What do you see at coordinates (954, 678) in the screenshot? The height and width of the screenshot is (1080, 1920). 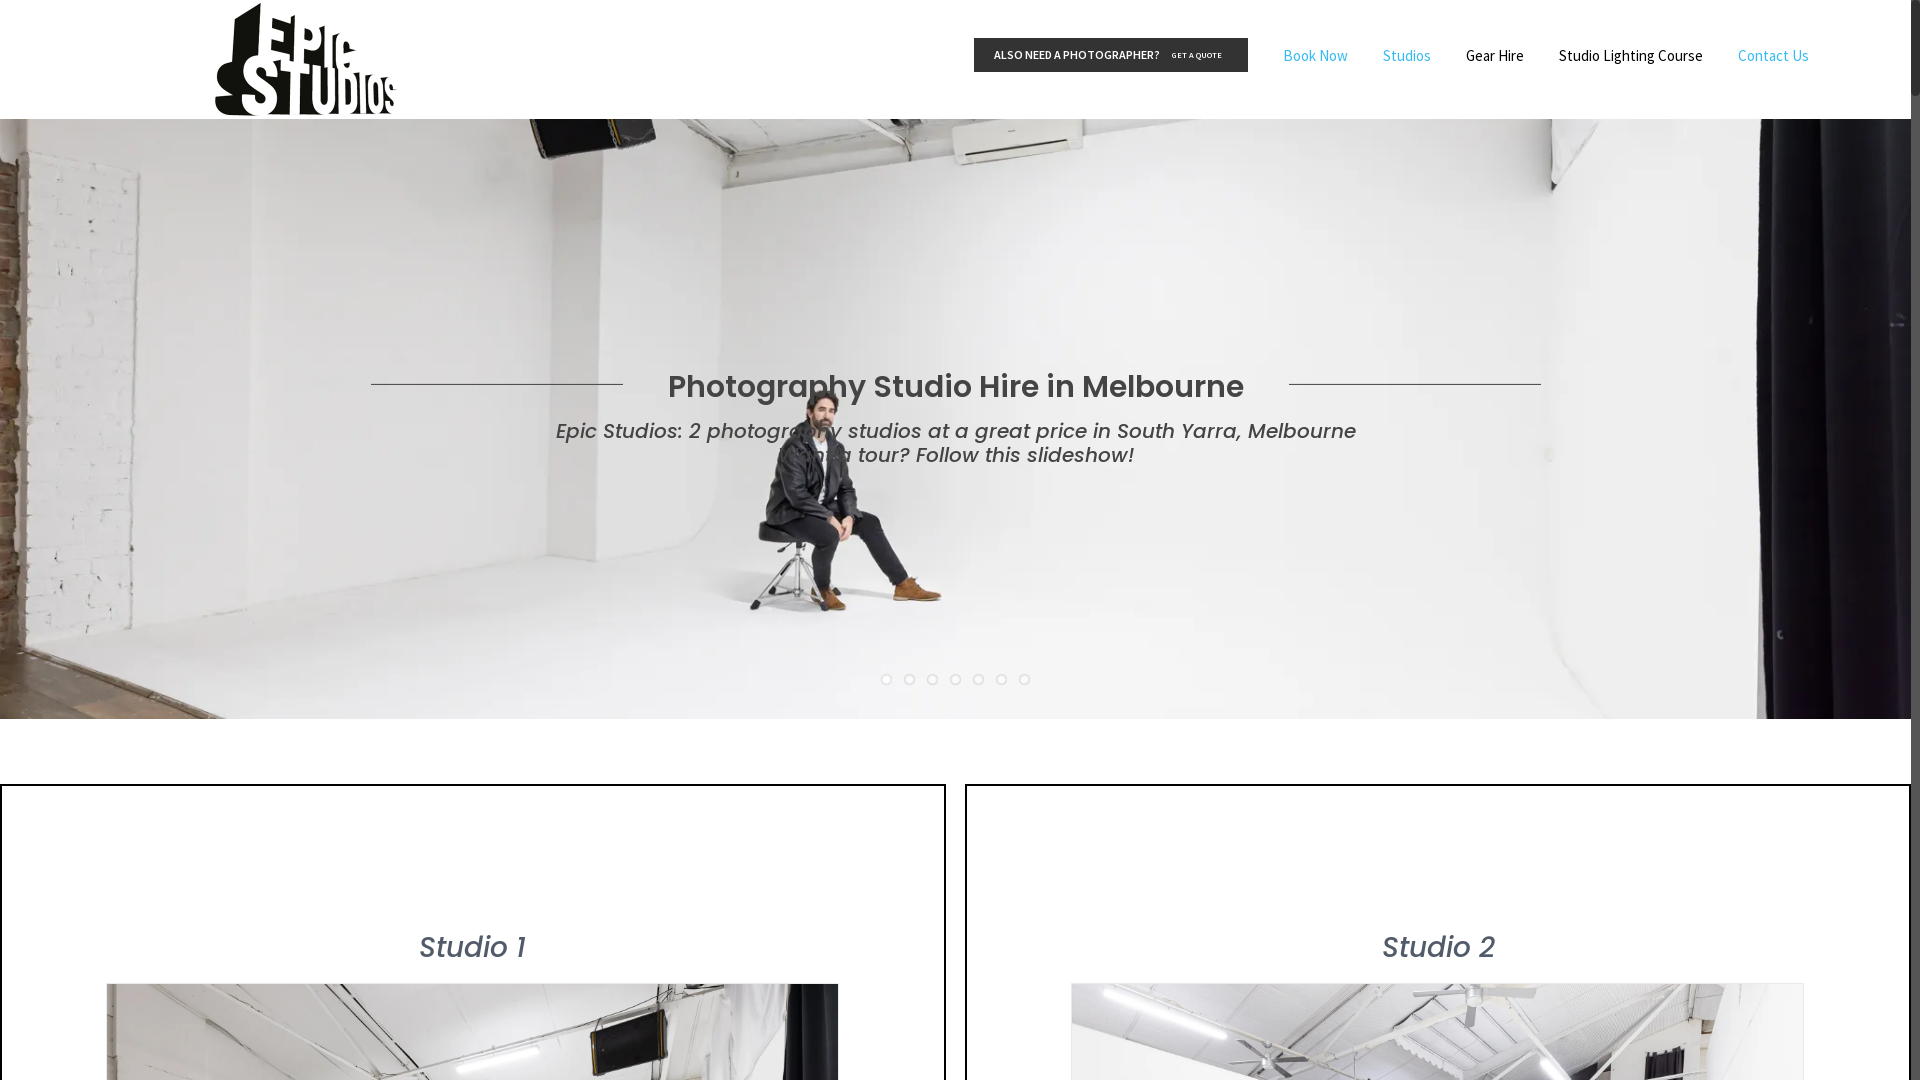 I see `'4'` at bounding box center [954, 678].